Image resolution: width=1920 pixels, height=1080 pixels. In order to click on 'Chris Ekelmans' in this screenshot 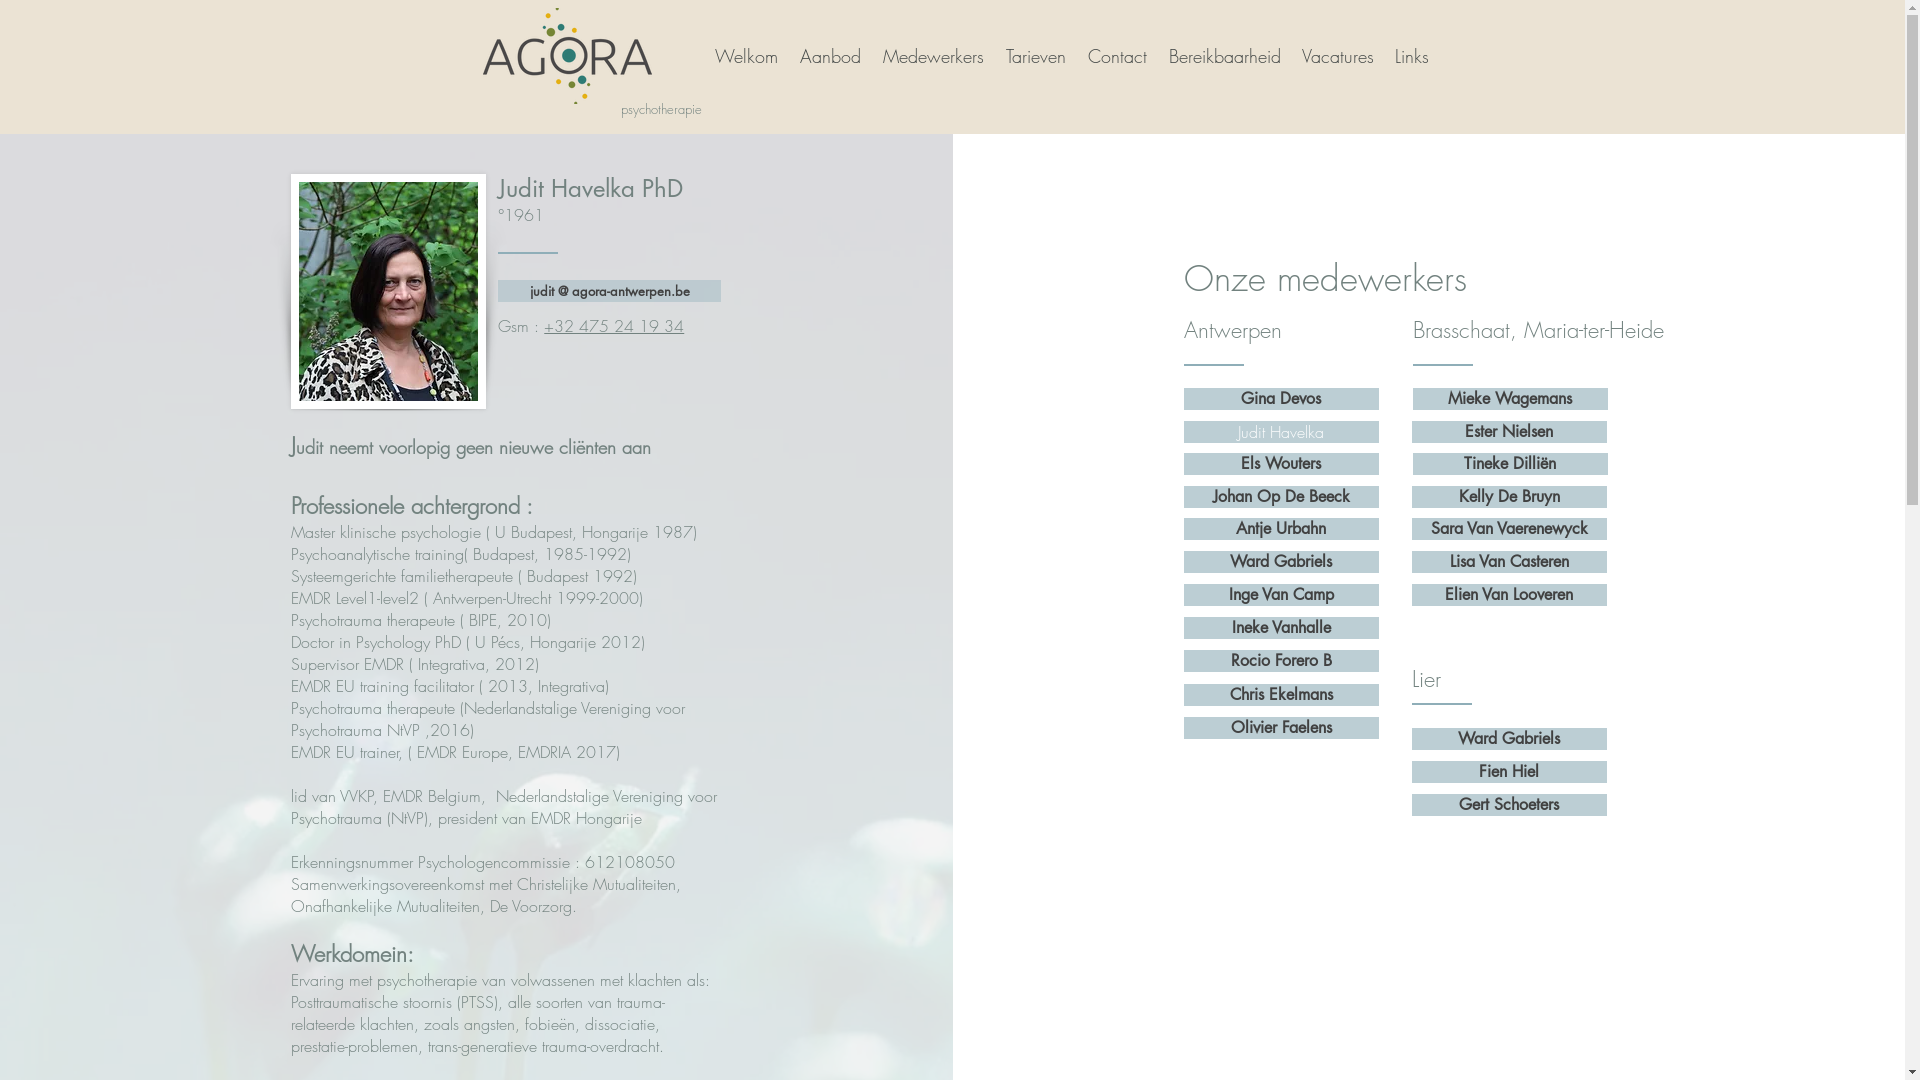, I will do `click(1184, 693)`.